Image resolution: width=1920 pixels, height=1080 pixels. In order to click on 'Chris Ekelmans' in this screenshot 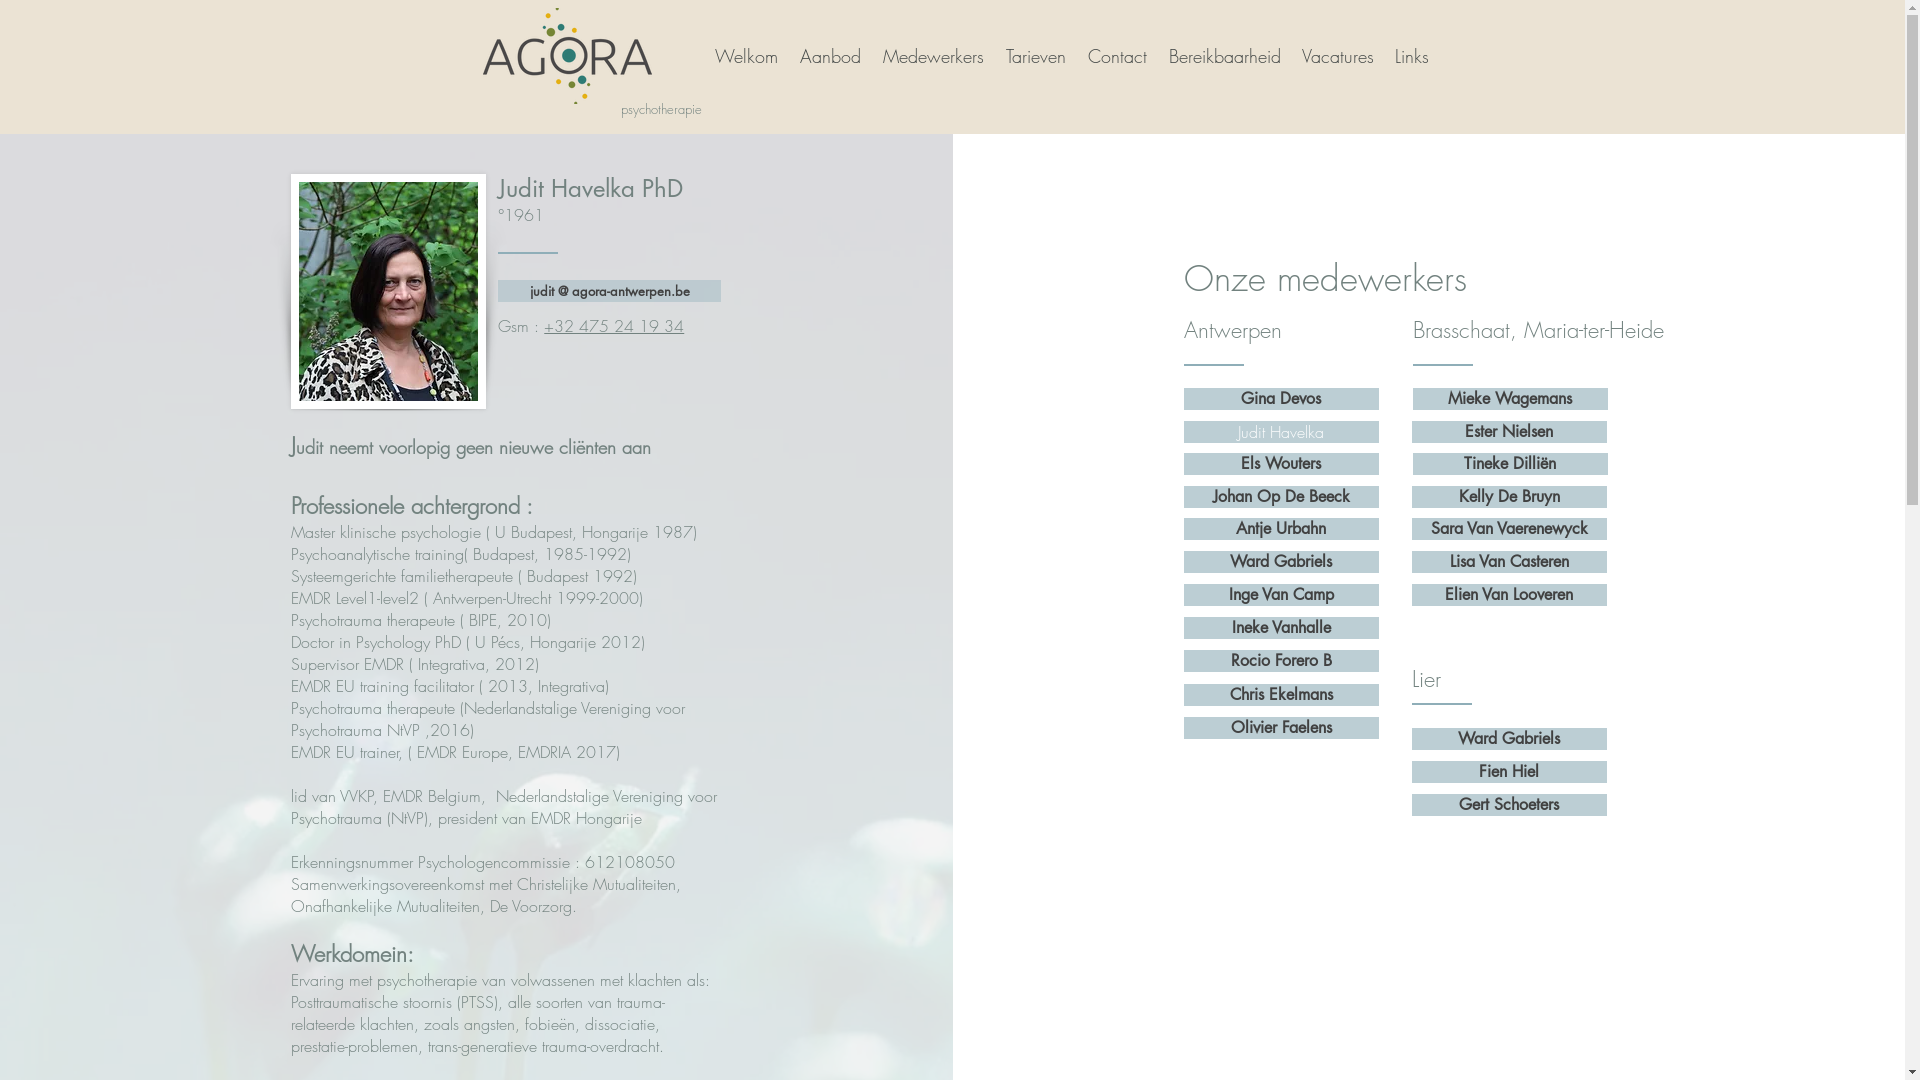, I will do `click(1184, 693)`.